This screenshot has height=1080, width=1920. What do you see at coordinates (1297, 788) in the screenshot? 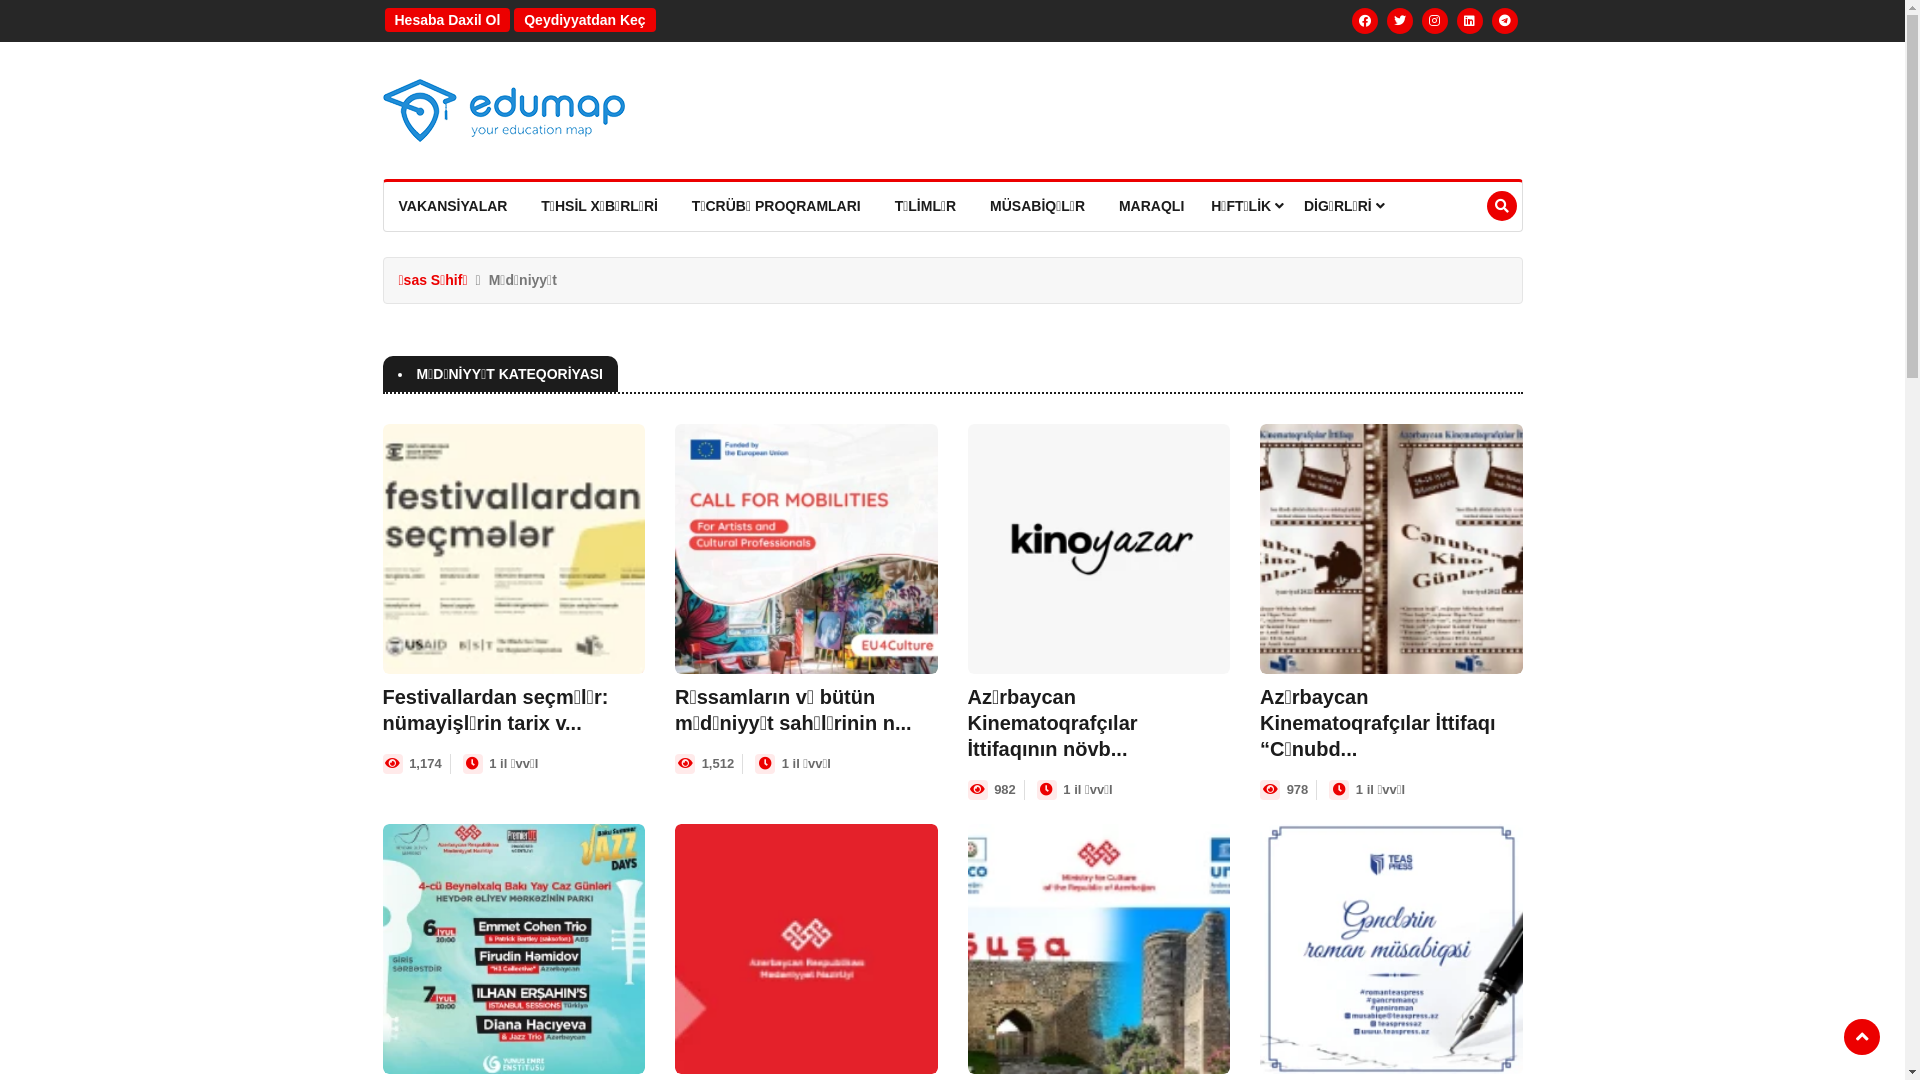
I see `'978'` at bounding box center [1297, 788].